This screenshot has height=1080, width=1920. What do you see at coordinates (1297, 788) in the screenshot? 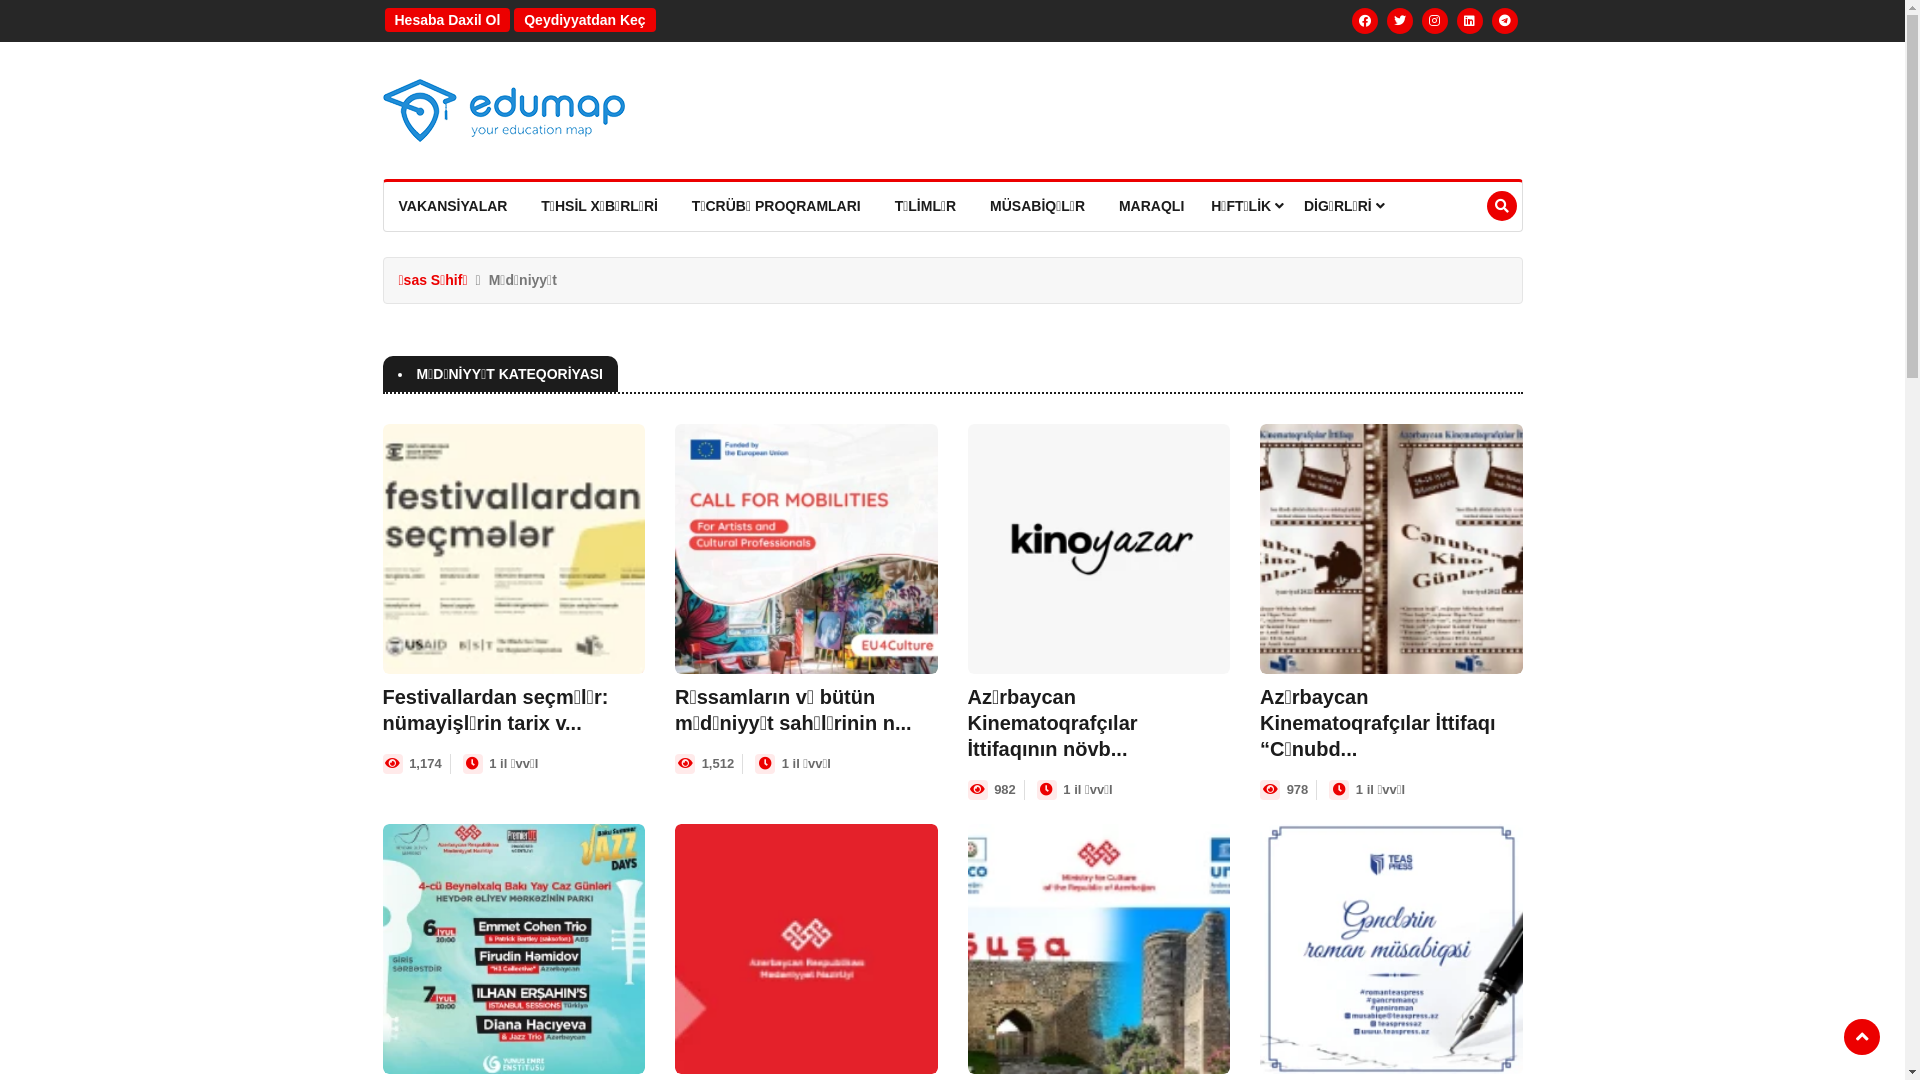
I see `'978'` at bounding box center [1297, 788].